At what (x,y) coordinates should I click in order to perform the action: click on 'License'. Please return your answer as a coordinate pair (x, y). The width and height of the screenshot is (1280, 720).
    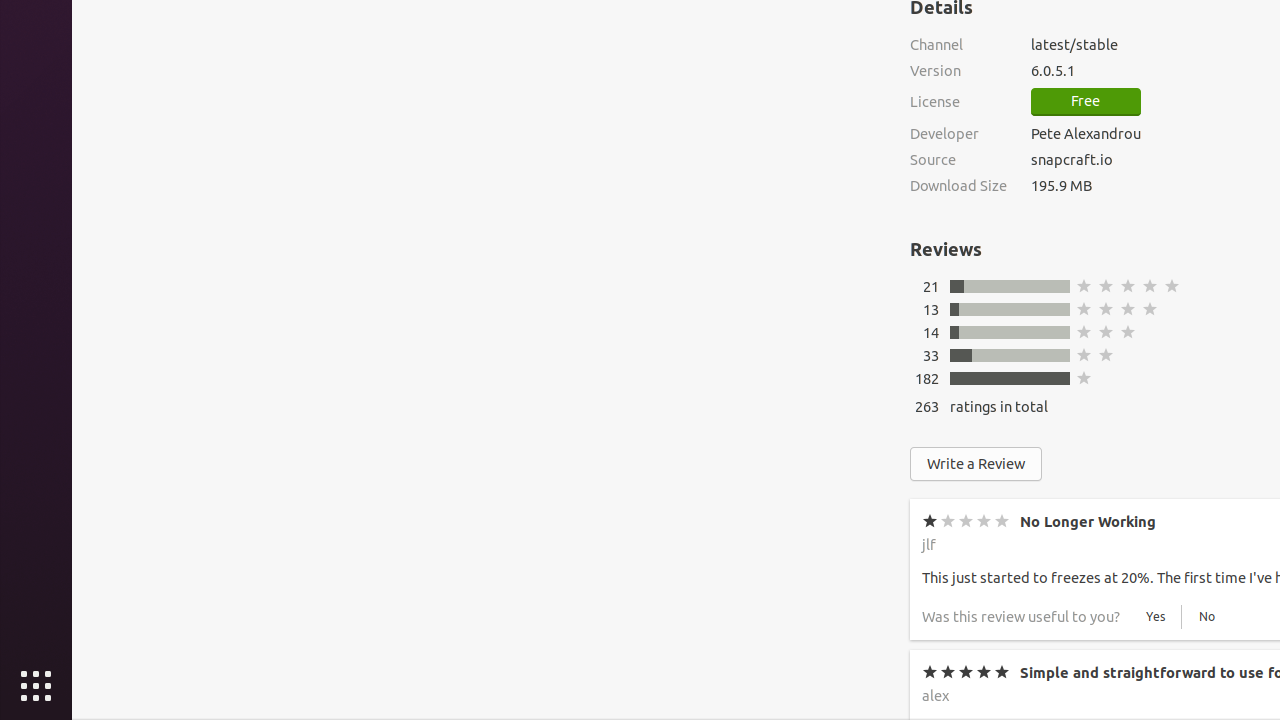
    Looking at the image, I should click on (957, 102).